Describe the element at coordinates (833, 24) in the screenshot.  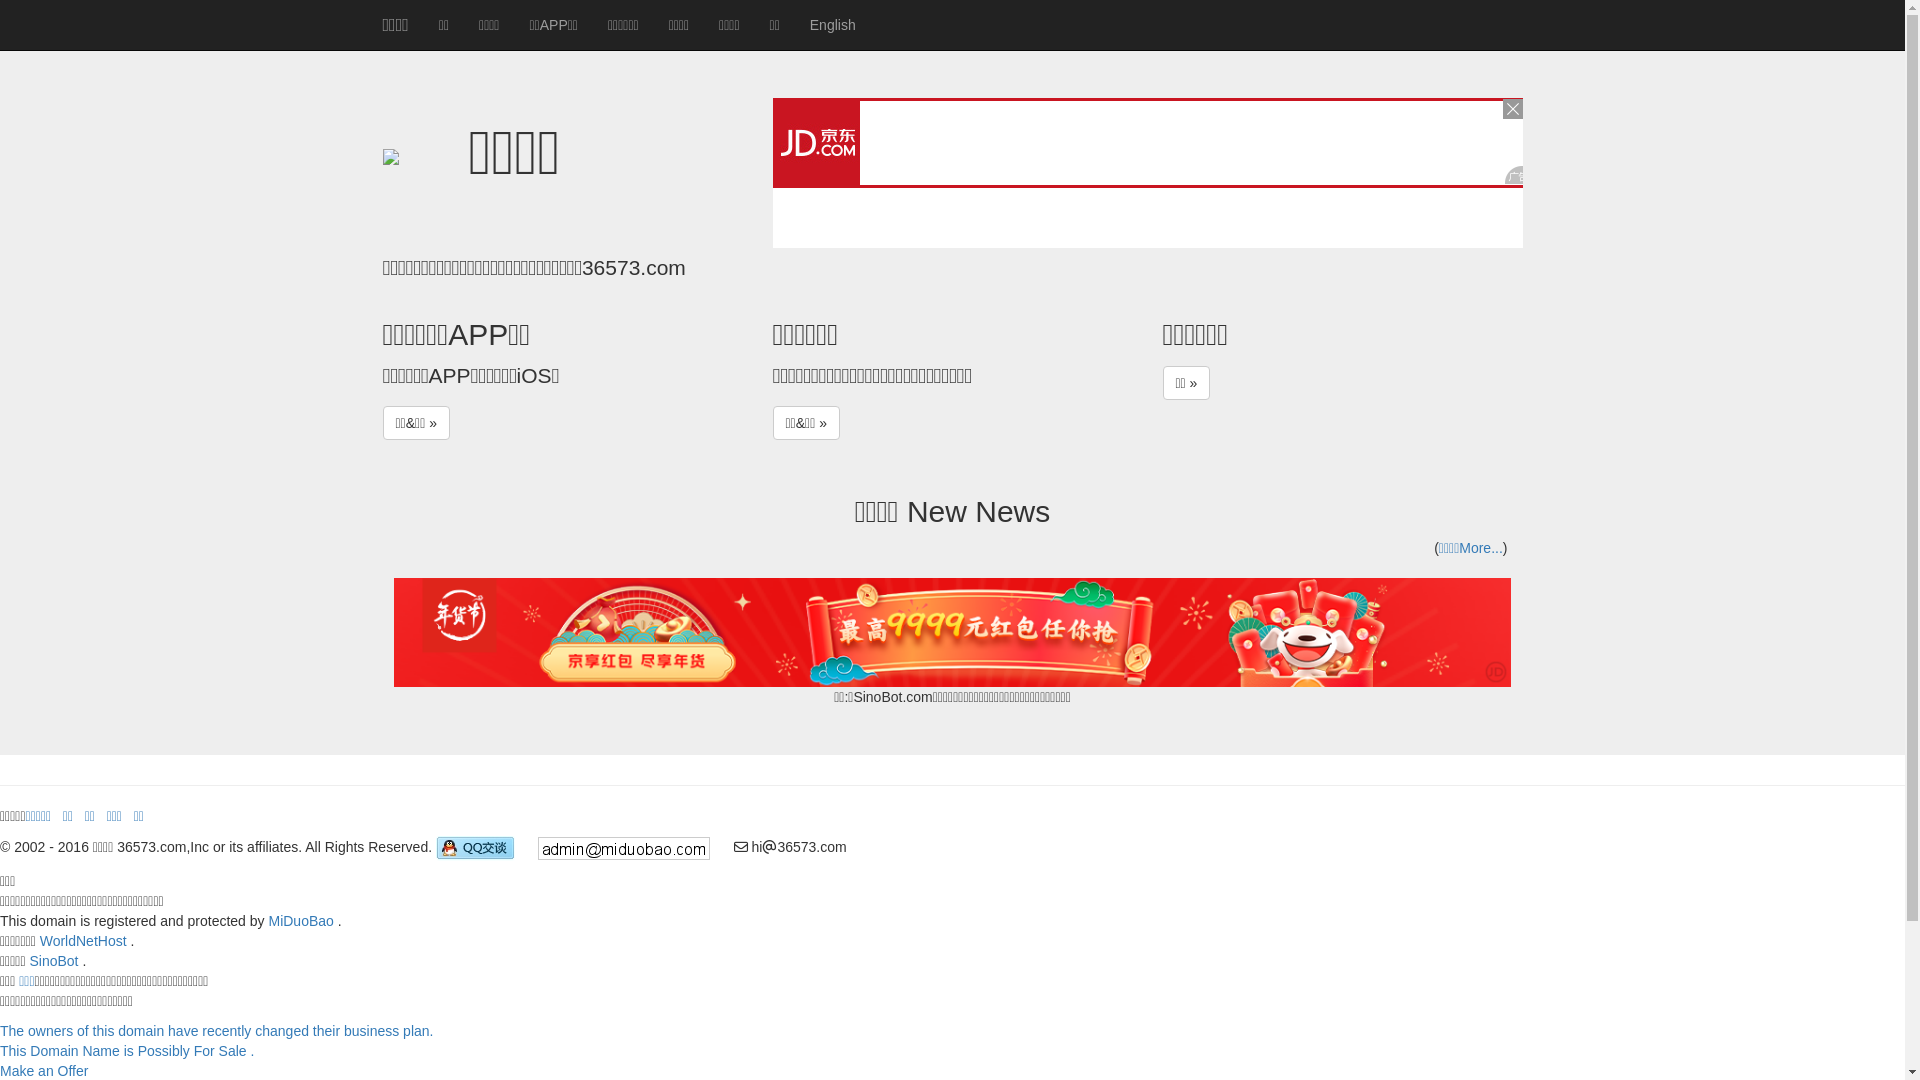
I see `'English'` at that location.